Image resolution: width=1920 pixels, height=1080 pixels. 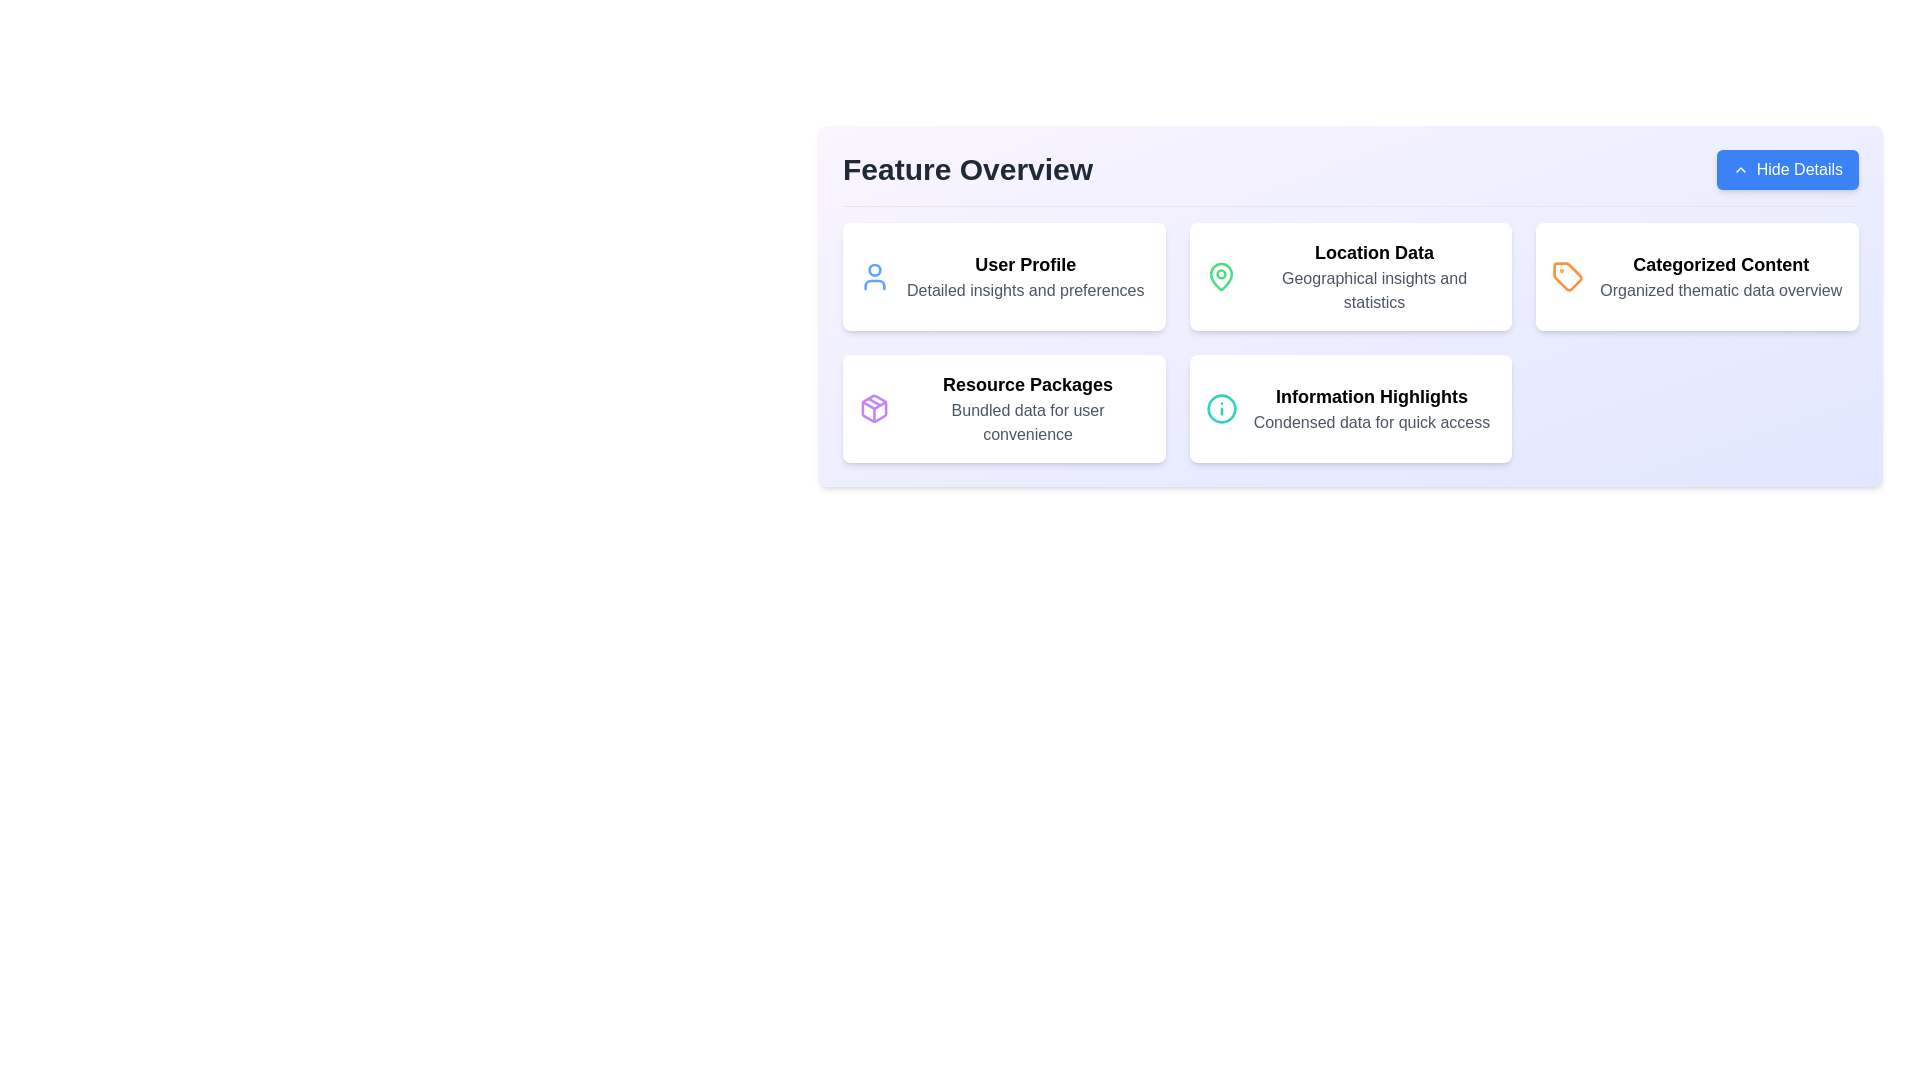 What do you see at coordinates (1025, 264) in the screenshot?
I see `the Text Label that serves as the heading for the card in the top-left of the 'Feature Overview' section, positioned directly above the 'Detailed insights and preferences' segment` at bounding box center [1025, 264].